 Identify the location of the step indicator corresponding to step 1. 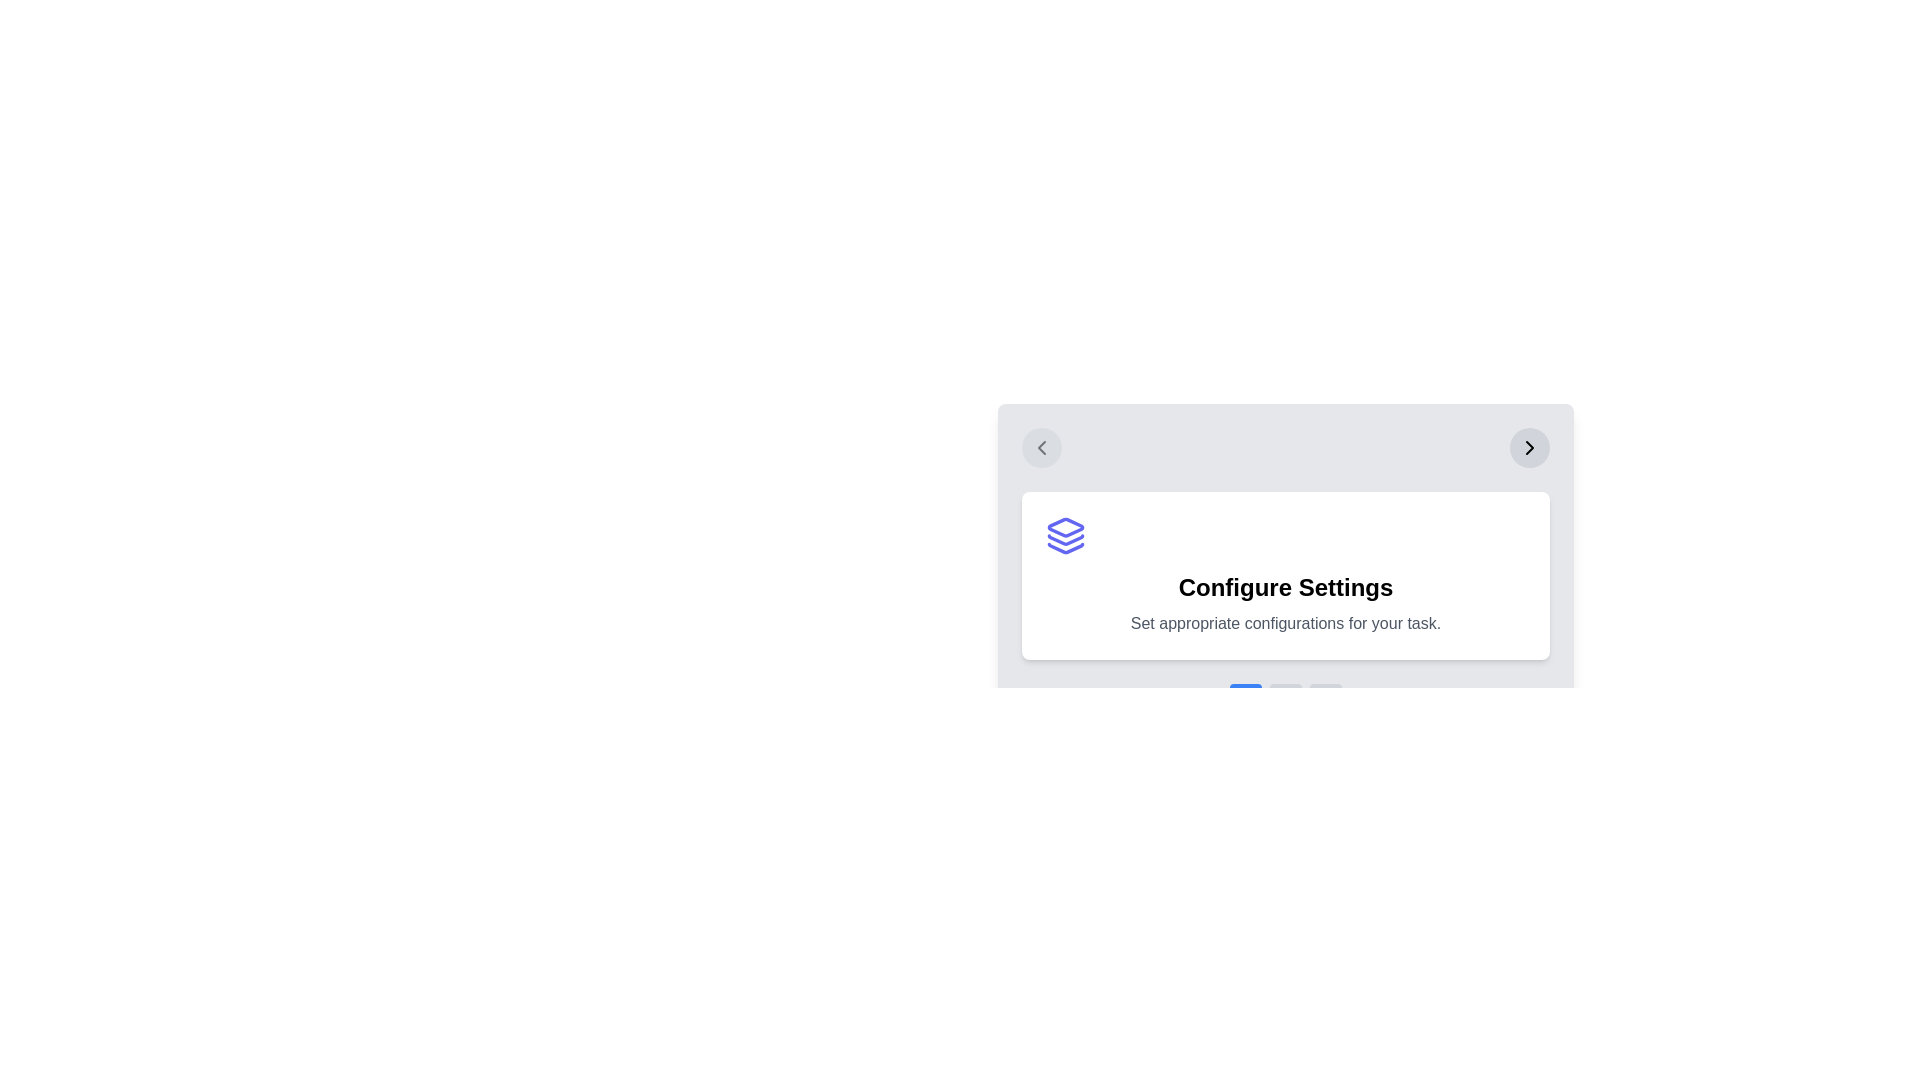
(1245, 686).